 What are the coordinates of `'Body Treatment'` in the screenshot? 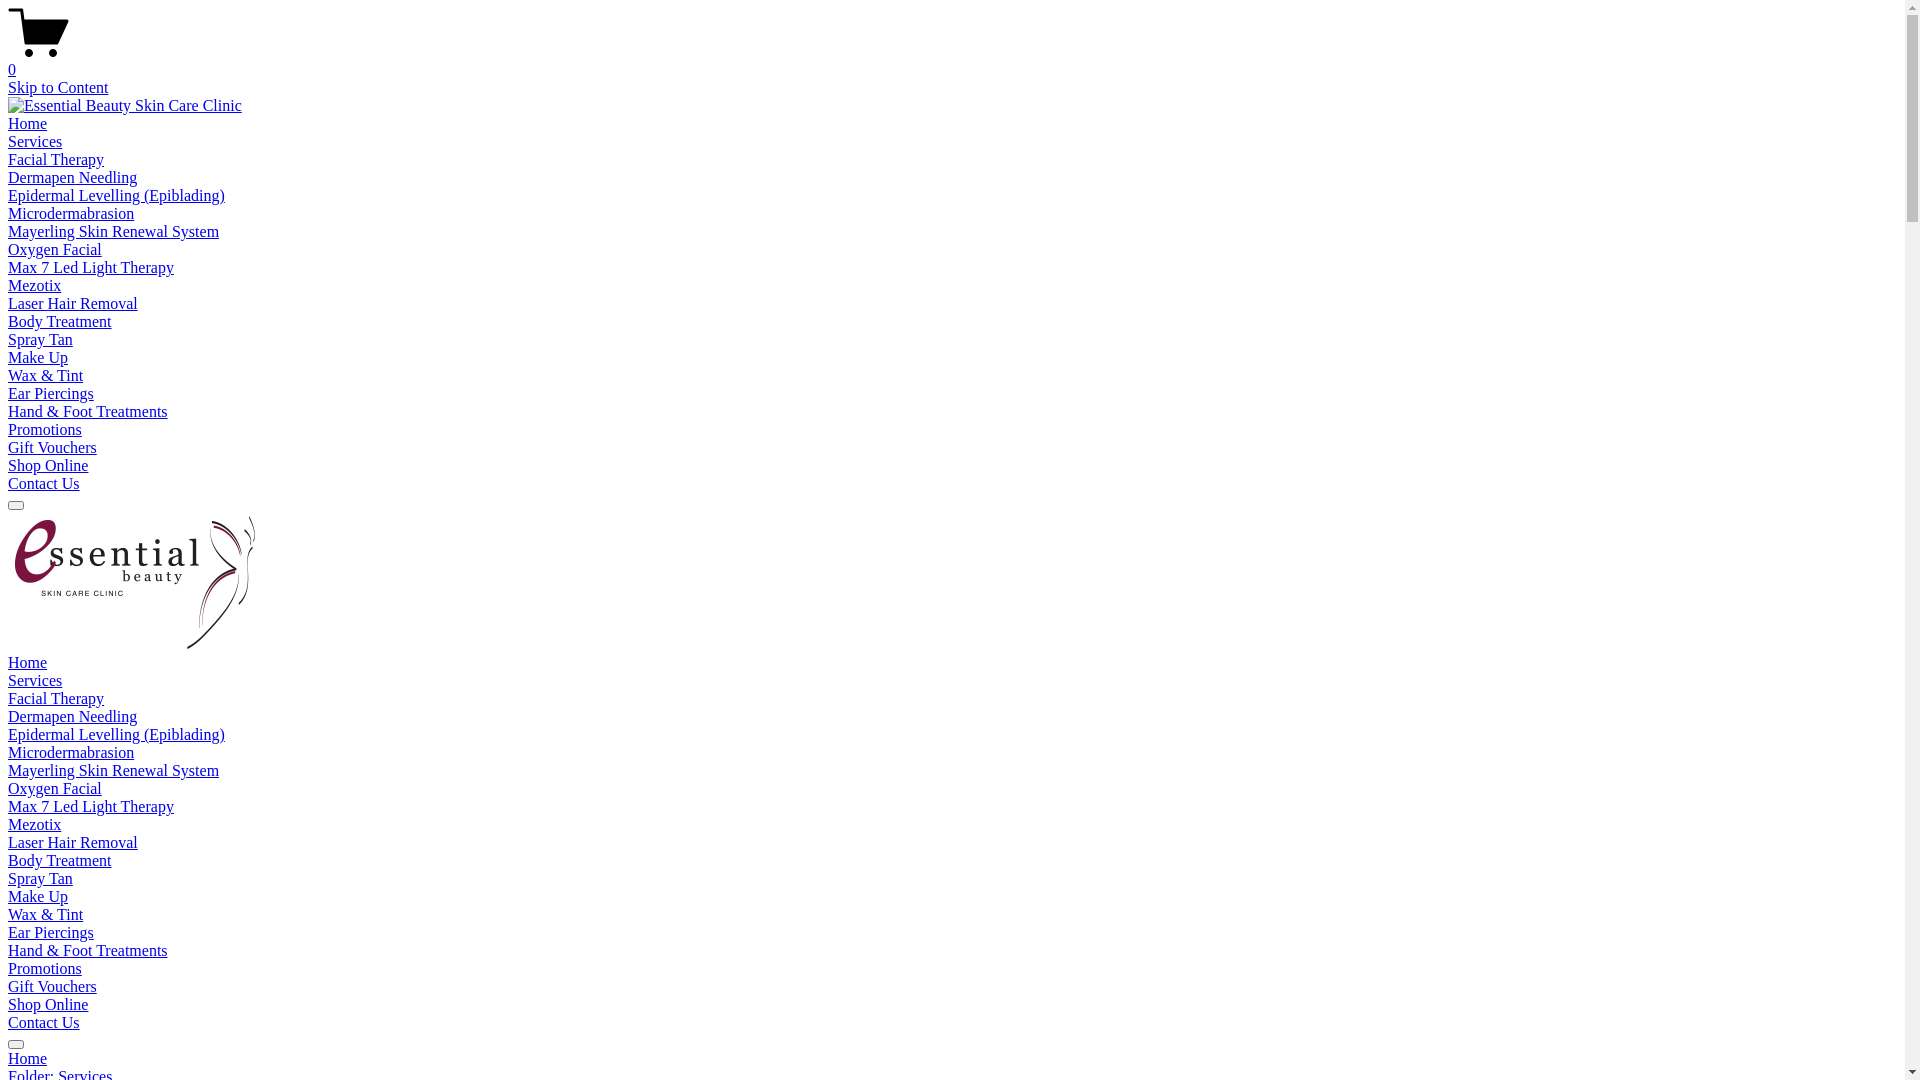 It's located at (59, 859).